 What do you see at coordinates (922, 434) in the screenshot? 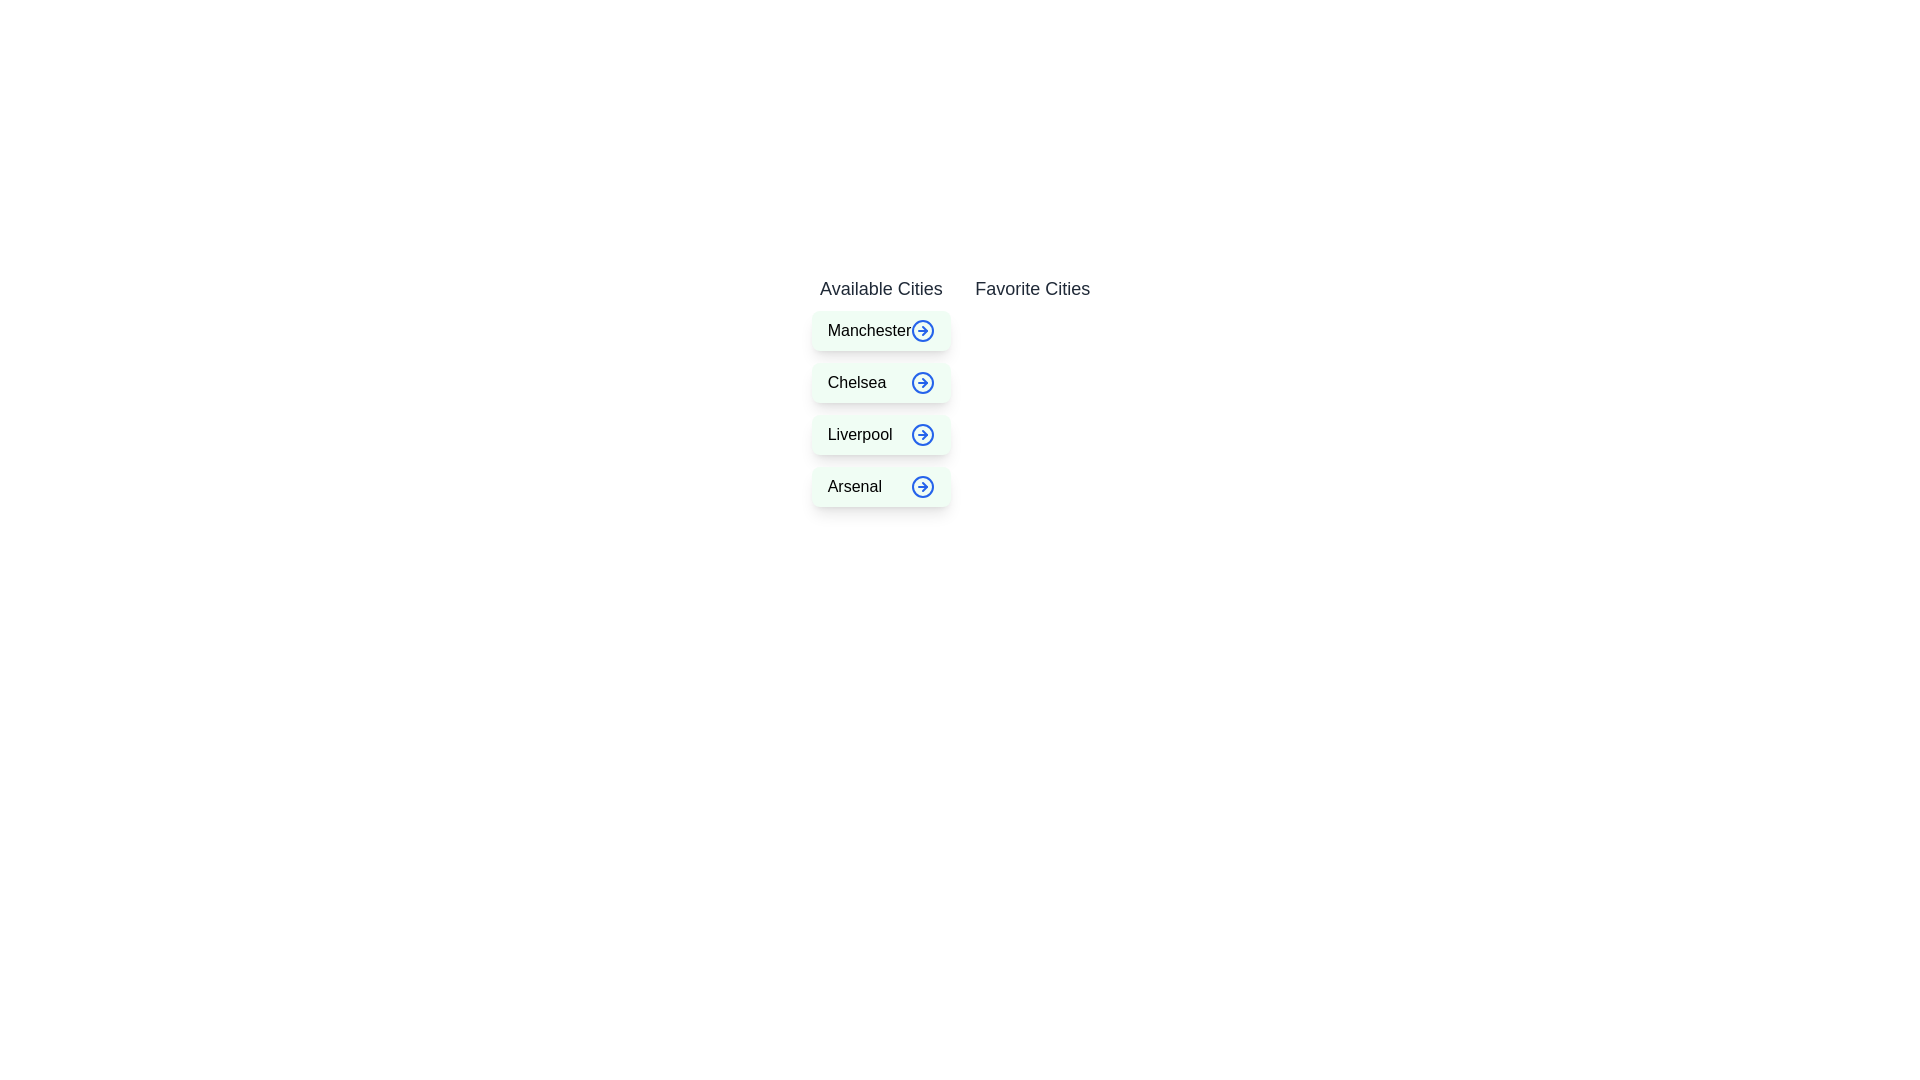
I see `right arrow button next to the city Liverpool in the 'Available Cities' list` at bounding box center [922, 434].